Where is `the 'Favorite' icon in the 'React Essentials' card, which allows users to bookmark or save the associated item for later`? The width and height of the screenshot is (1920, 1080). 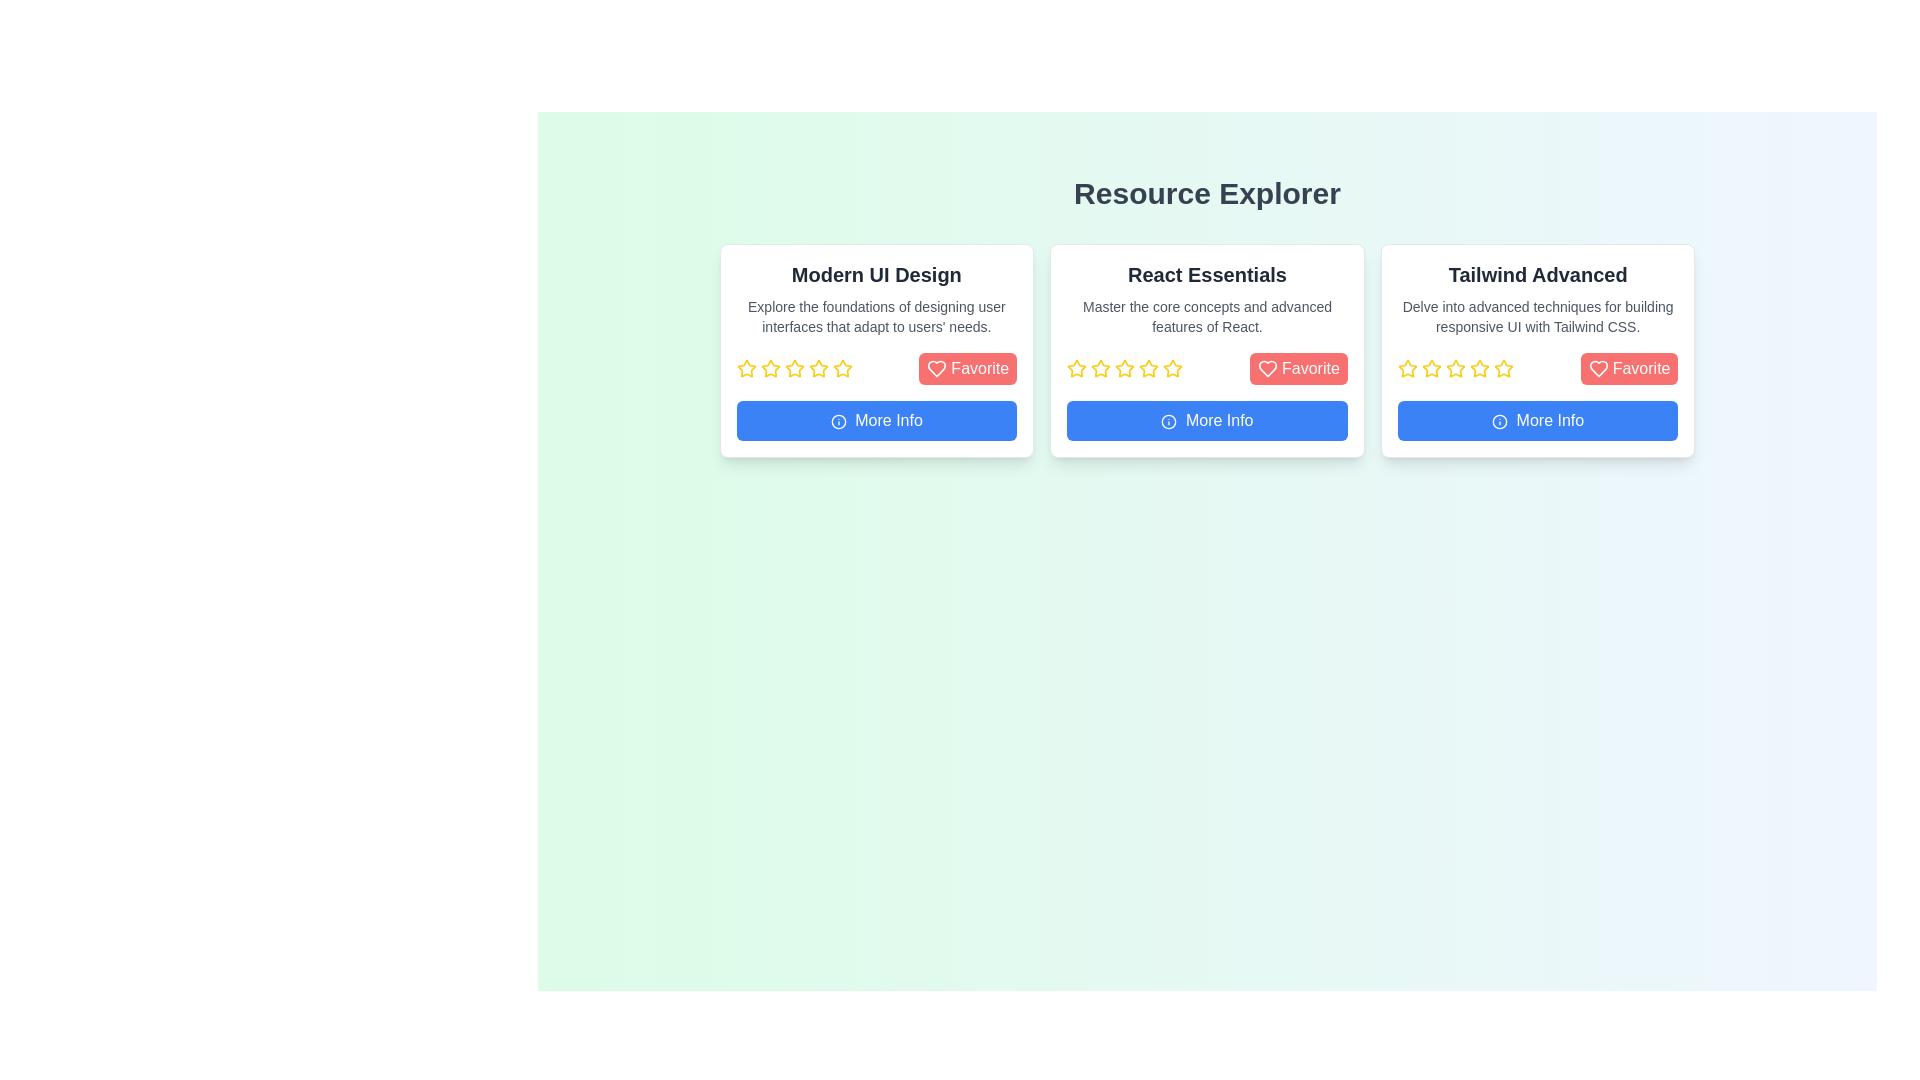 the 'Favorite' icon in the 'React Essentials' card, which allows users to bookmark or save the associated item for later is located at coordinates (1266, 369).